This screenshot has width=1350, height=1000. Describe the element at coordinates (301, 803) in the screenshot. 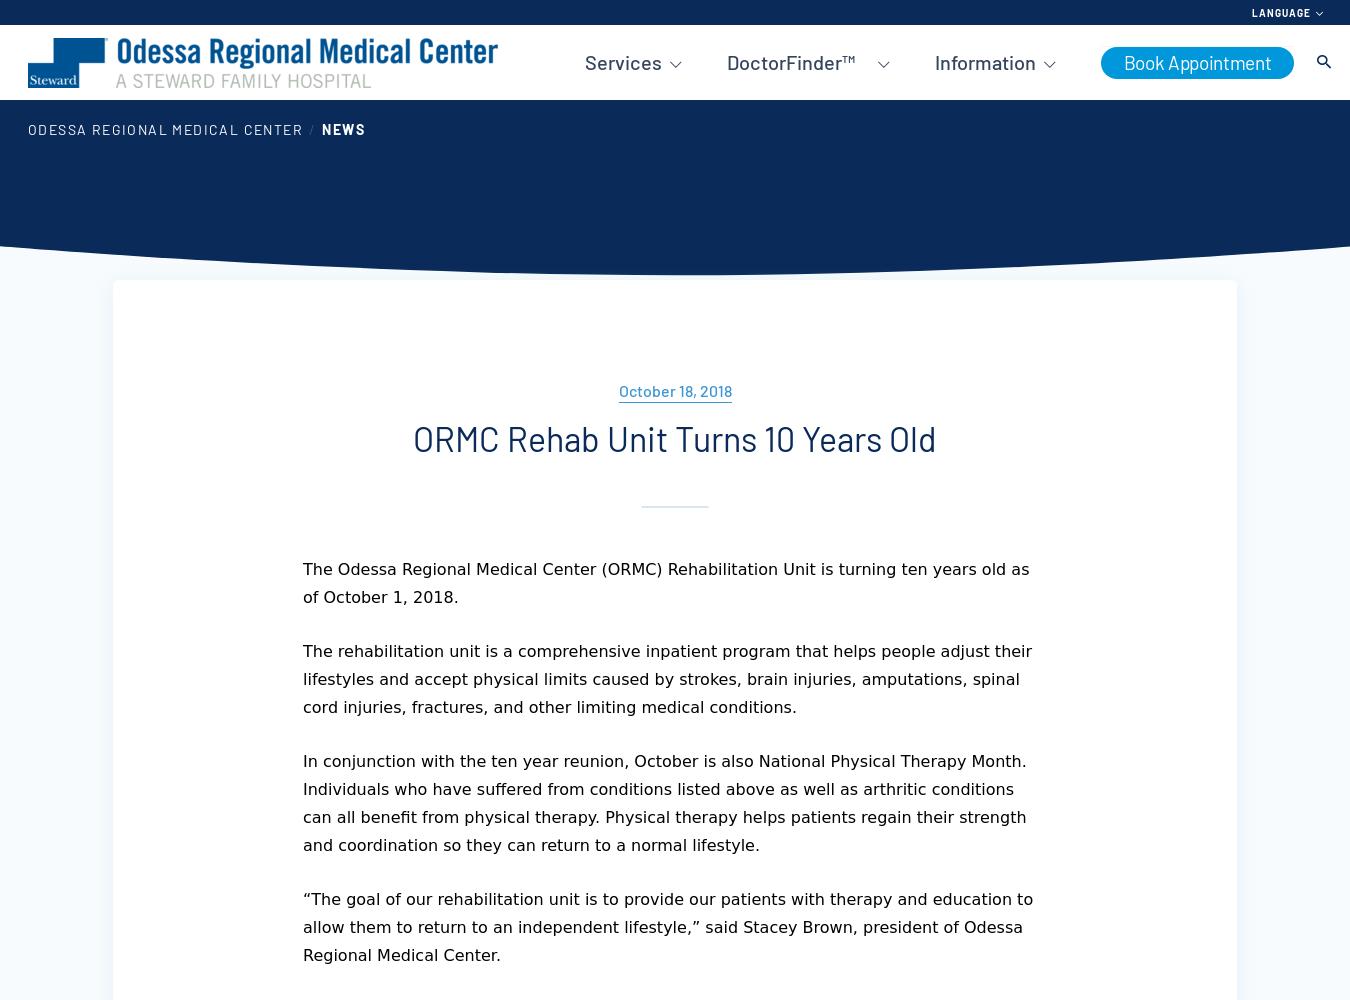

I see `'In conjunction with the ten year reunion, October is also National Physical Therapy Month. Individuals who have suffered from conditions listed above as well as arthritic conditions can all benefit from physical therapy. Physical therapy helps patients regain their strength and coordination so they can return to a normal lifestyle.'` at that location.